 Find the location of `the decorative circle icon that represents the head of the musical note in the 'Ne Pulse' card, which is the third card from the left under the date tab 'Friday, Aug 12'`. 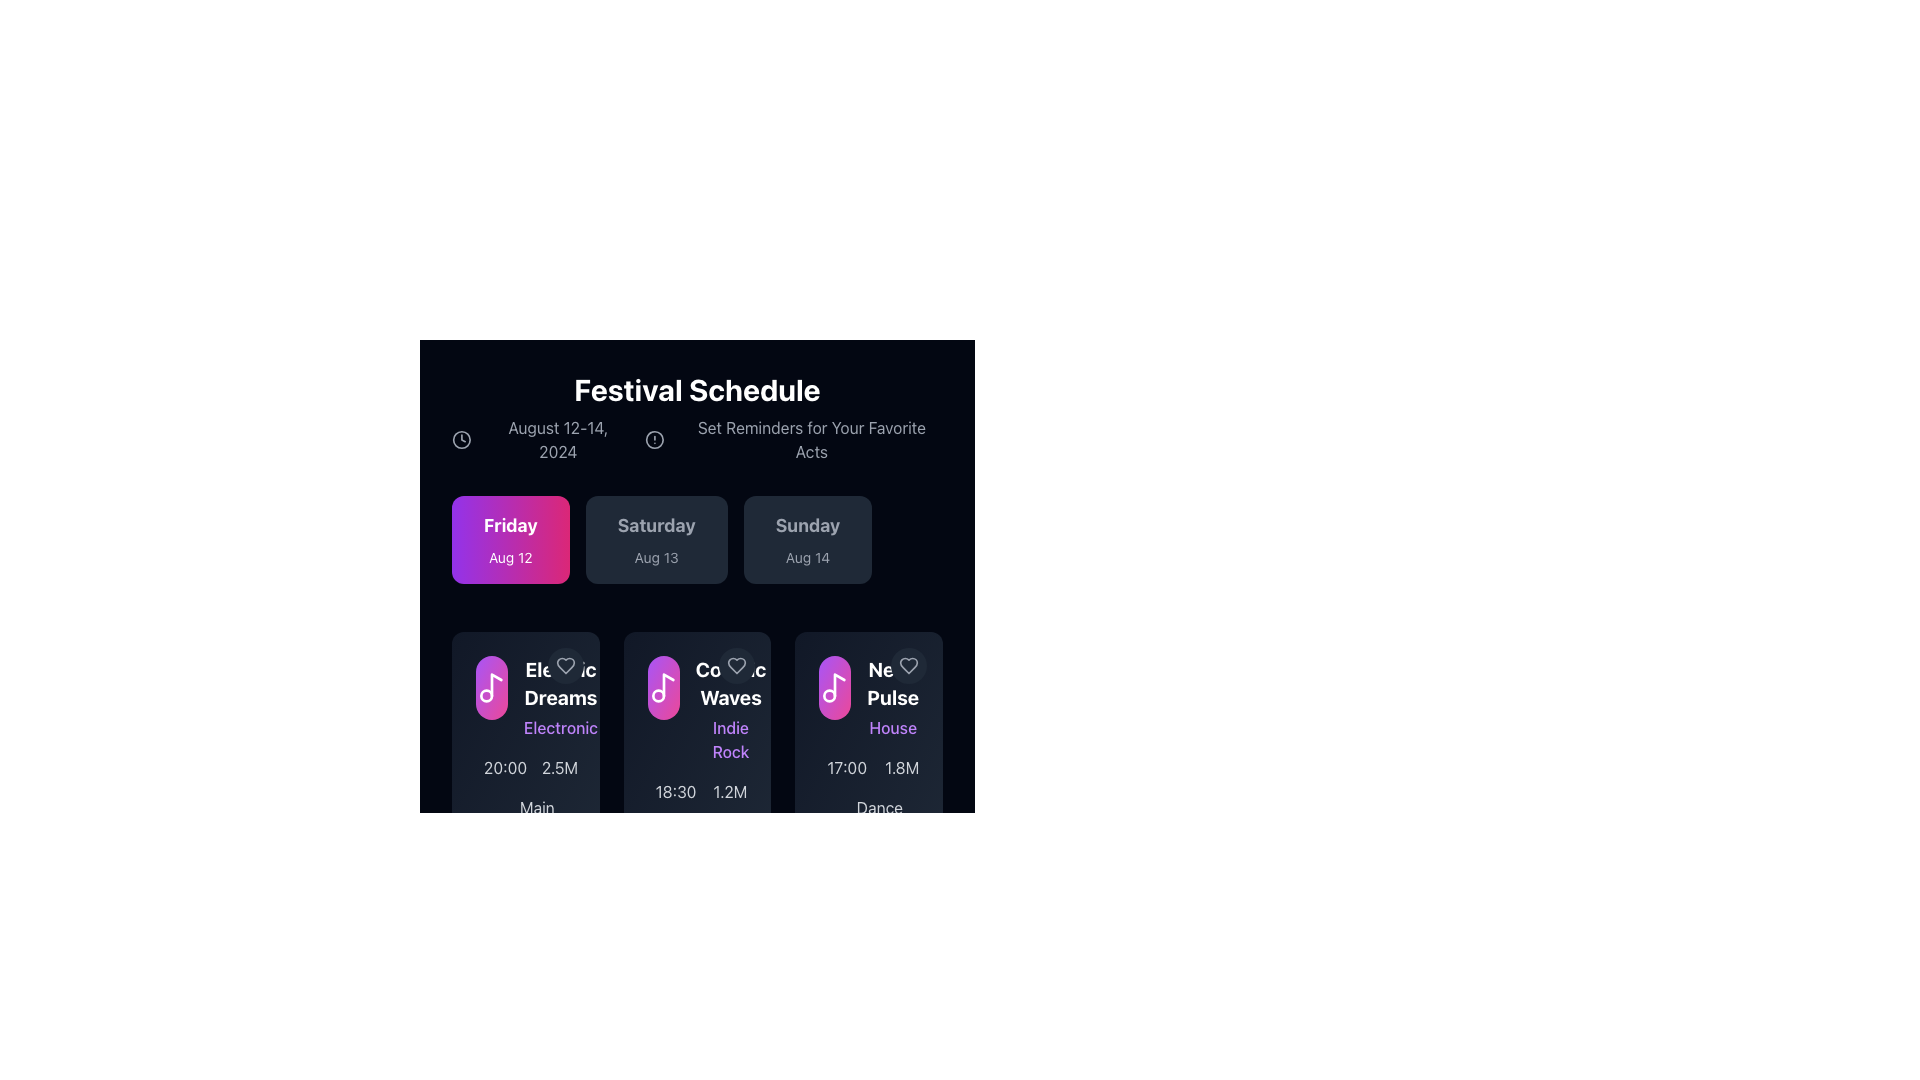

the decorative circle icon that represents the head of the musical note in the 'Ne Pulse' card, which is the third card from the left under the date tab 'Friday, Aug 12' is located at coordinates (830, 694).